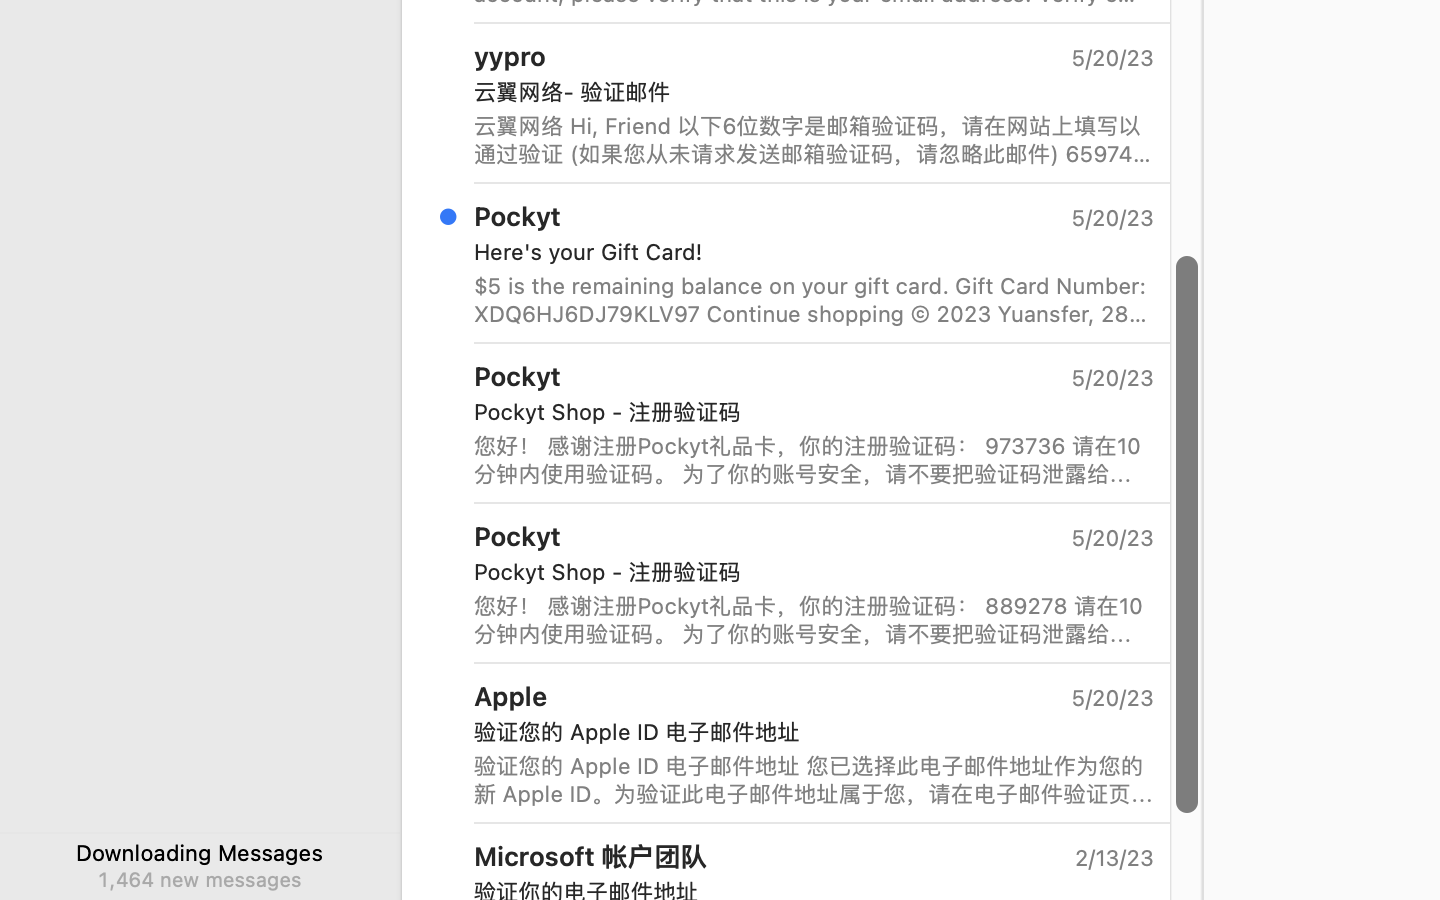  I want to click on '1,464 new messages', so click(199, 879).